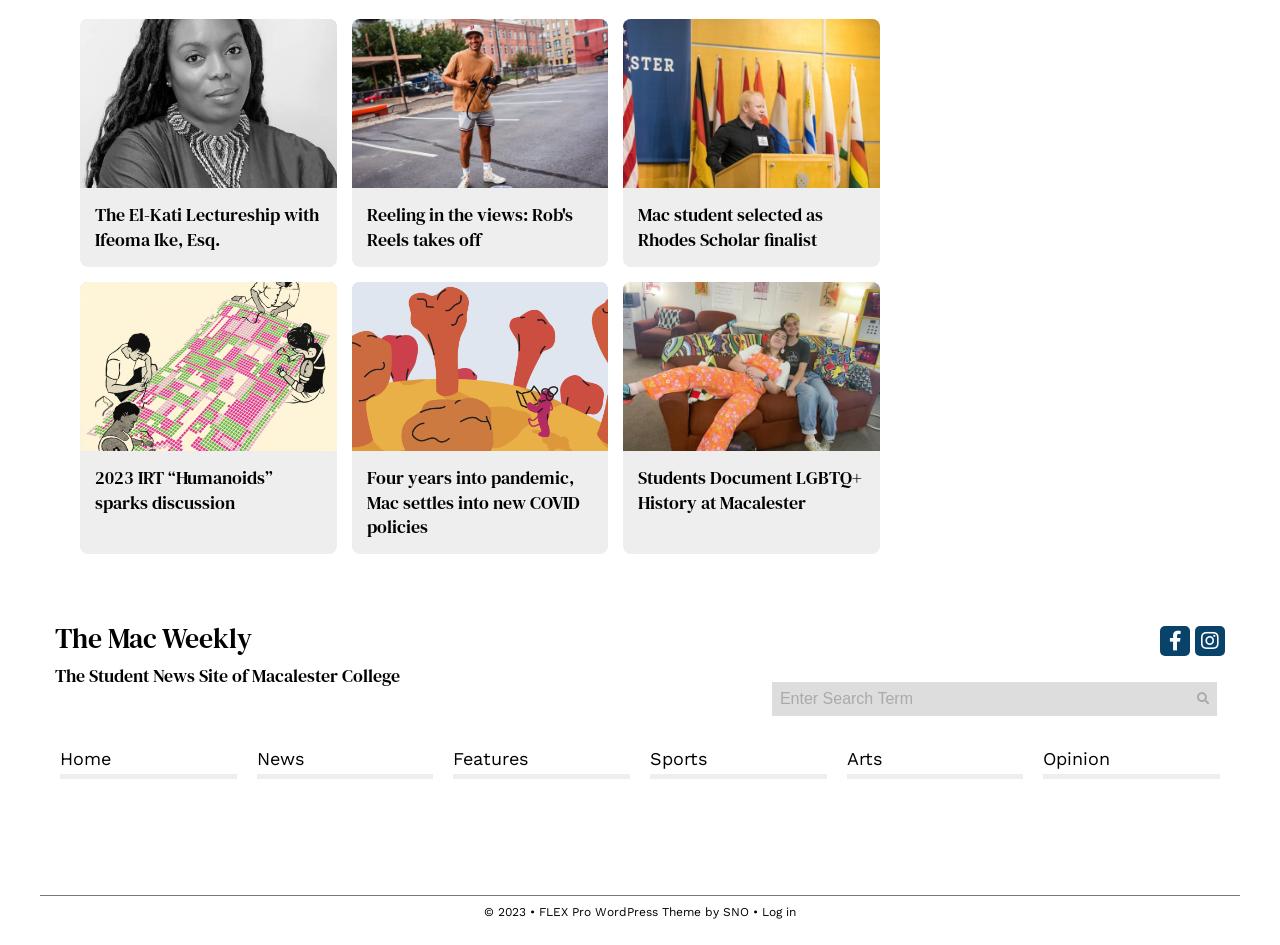 The height and width of the screenshot is (945, 1280). Describe the element at coordinates (511, 911) in the screenshot. I see `'© 2023  •'` at that location.